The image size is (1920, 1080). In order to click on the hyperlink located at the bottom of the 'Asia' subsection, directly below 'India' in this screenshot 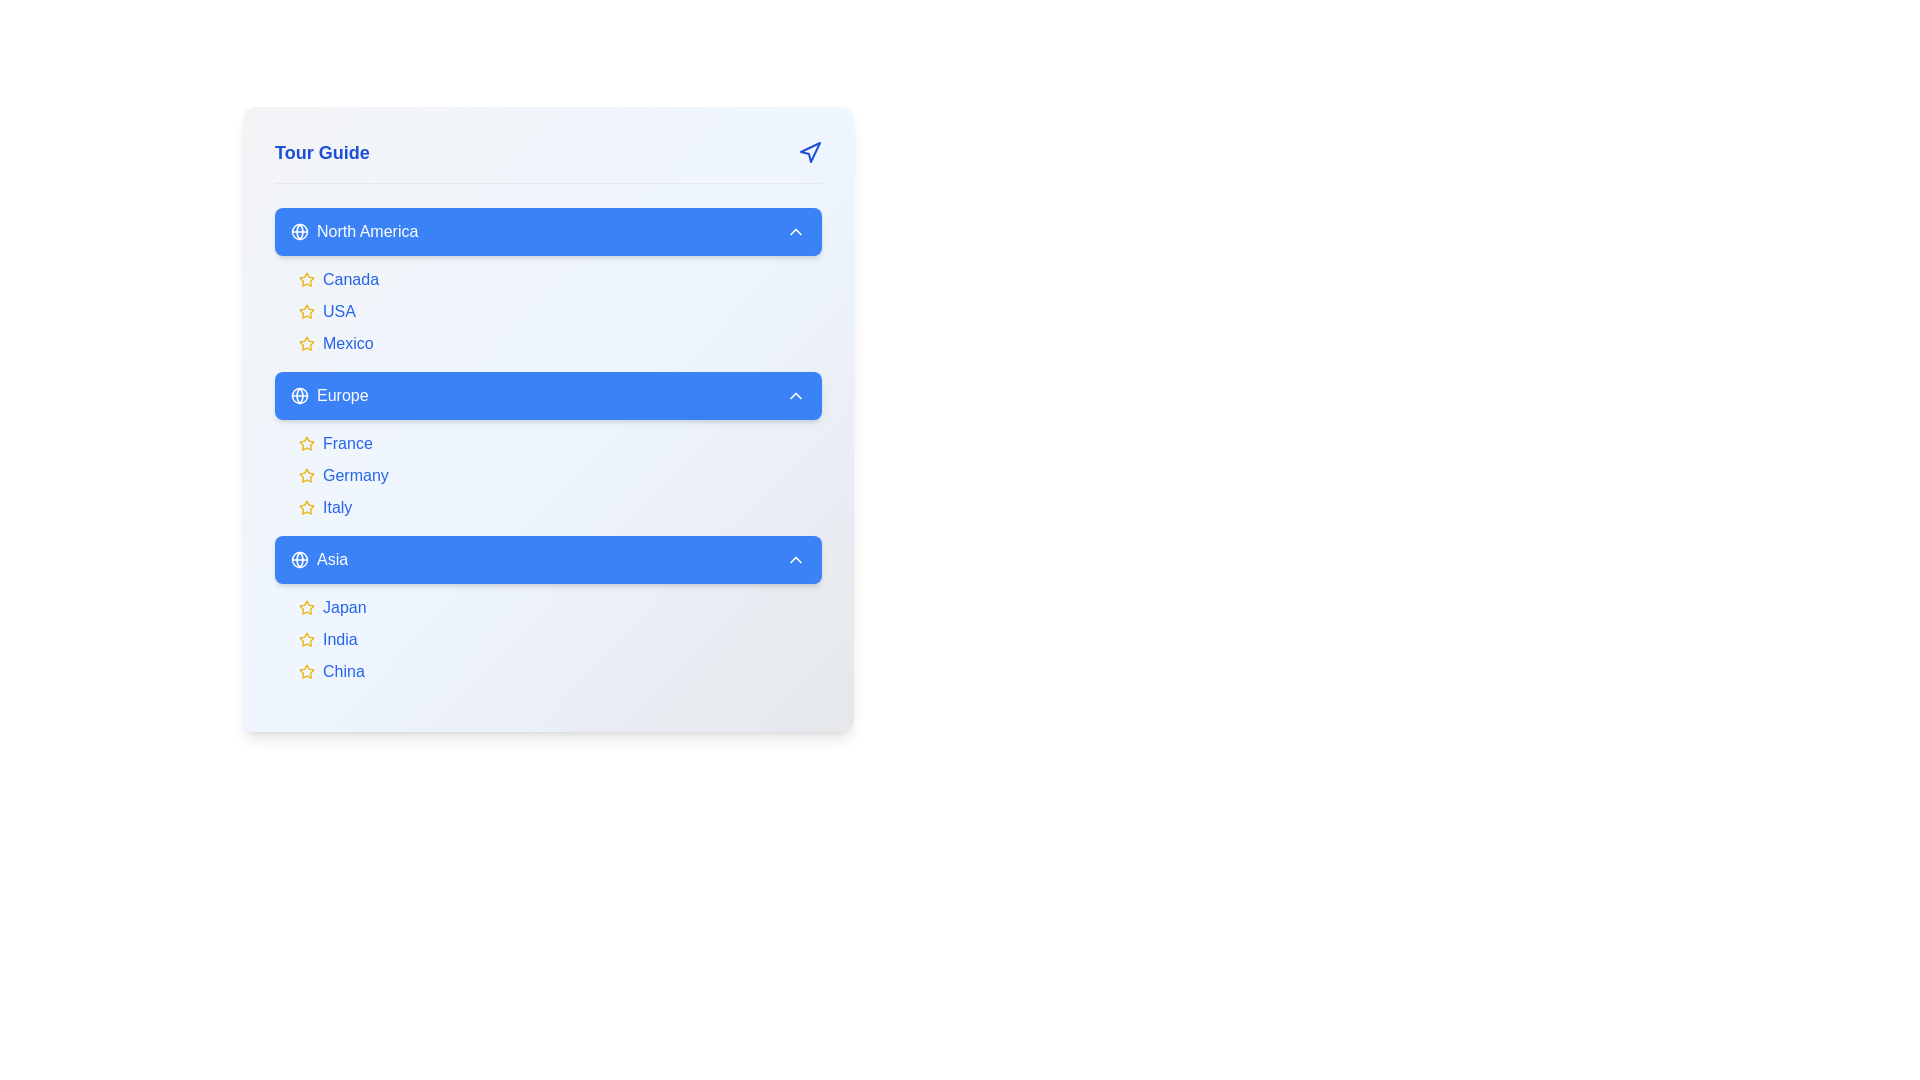, I will do `click(343, 671)`.